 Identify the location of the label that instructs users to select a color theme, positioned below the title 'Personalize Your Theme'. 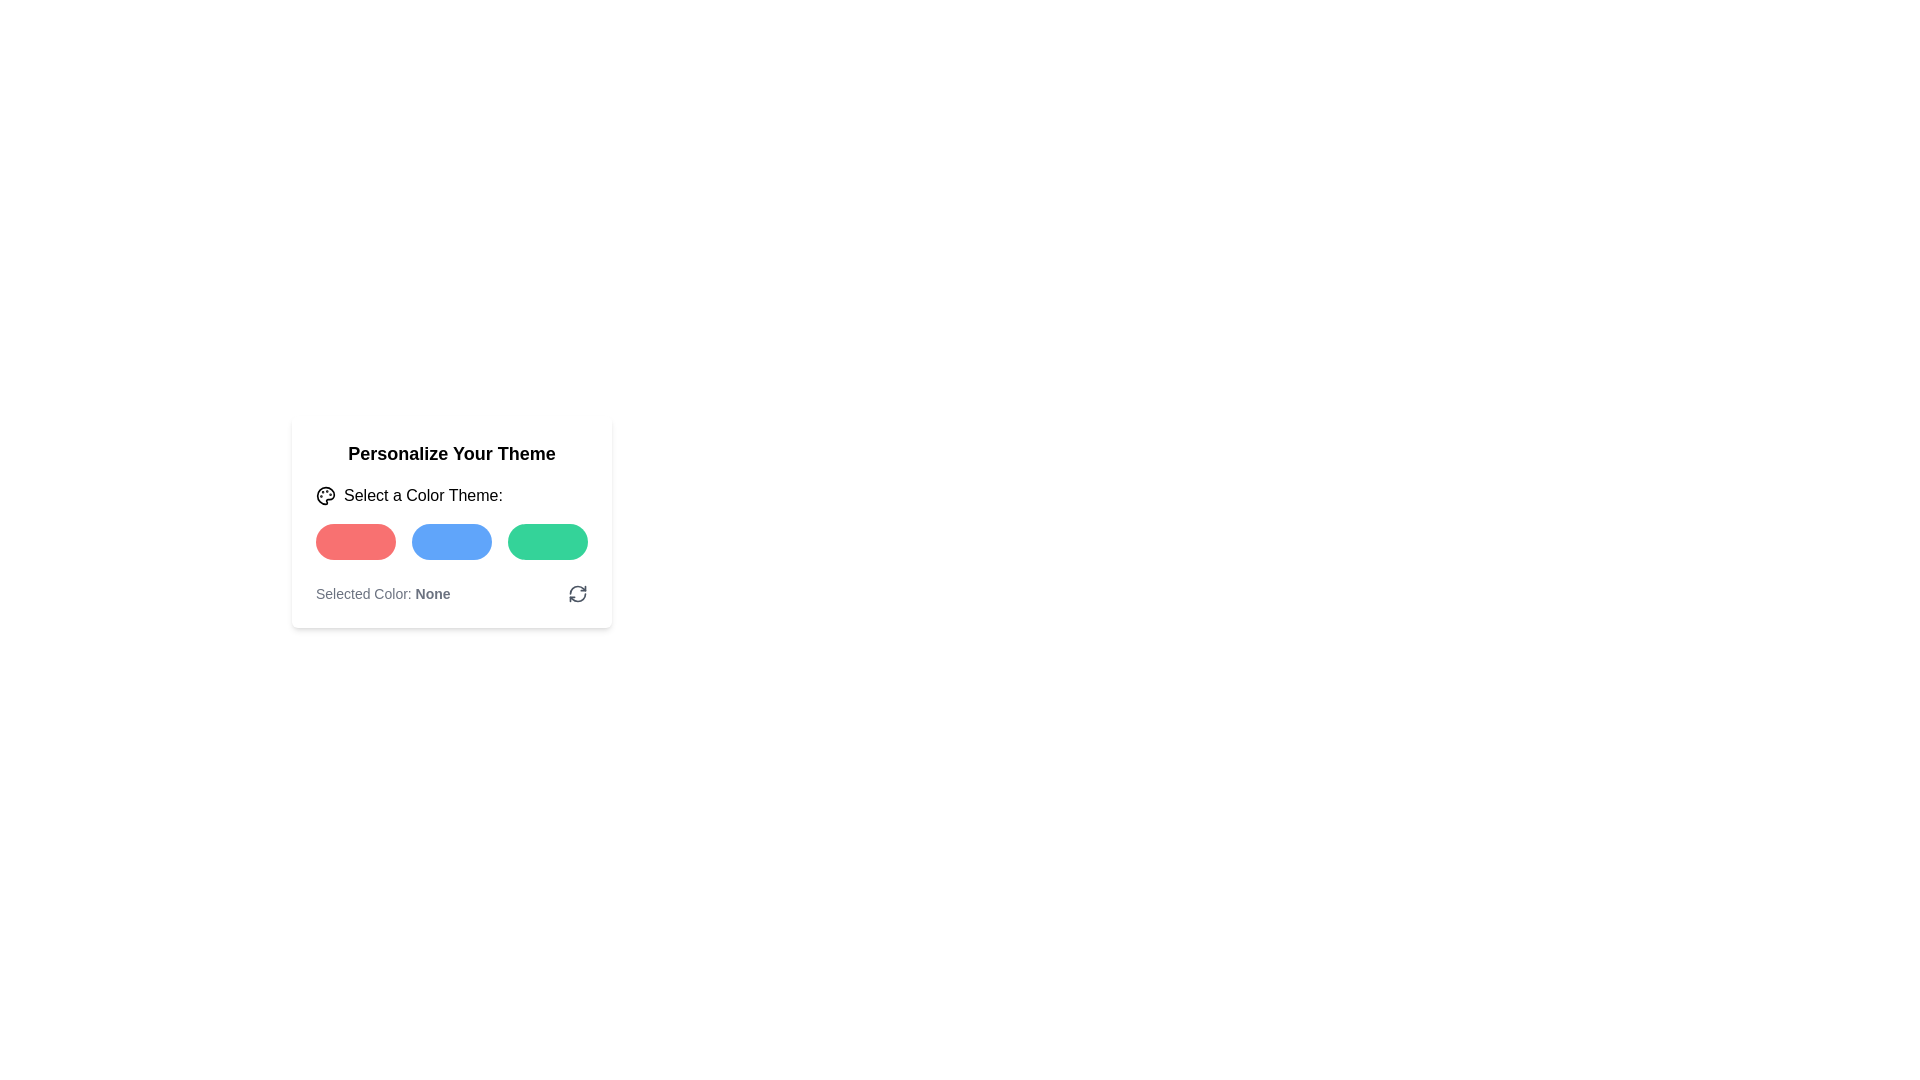
(450, 495).